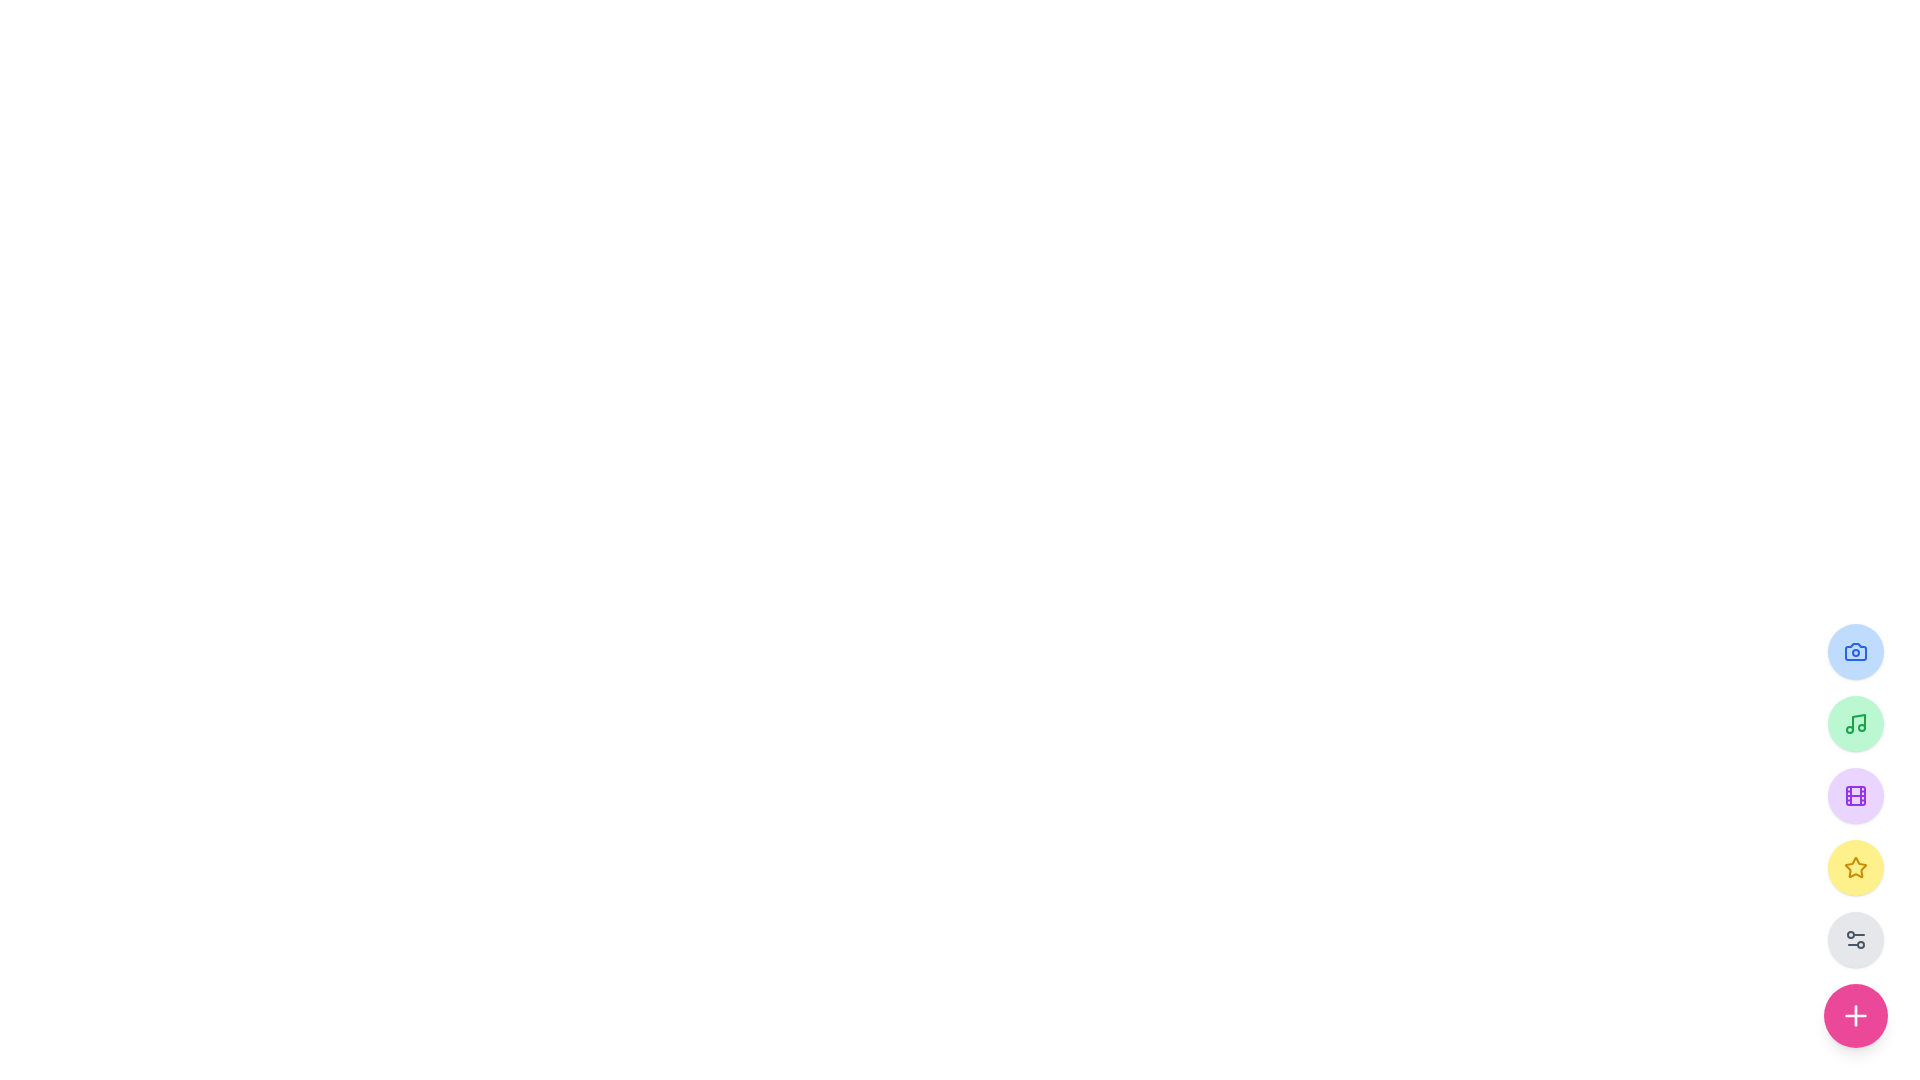 The width and height of the screenshot is (1920, 1080). Describe the element at coordinates (1855, 1015) in the screenshot. I see `the pink circular button with a white '+' icon located at the lower right corner of the interface` at that location.